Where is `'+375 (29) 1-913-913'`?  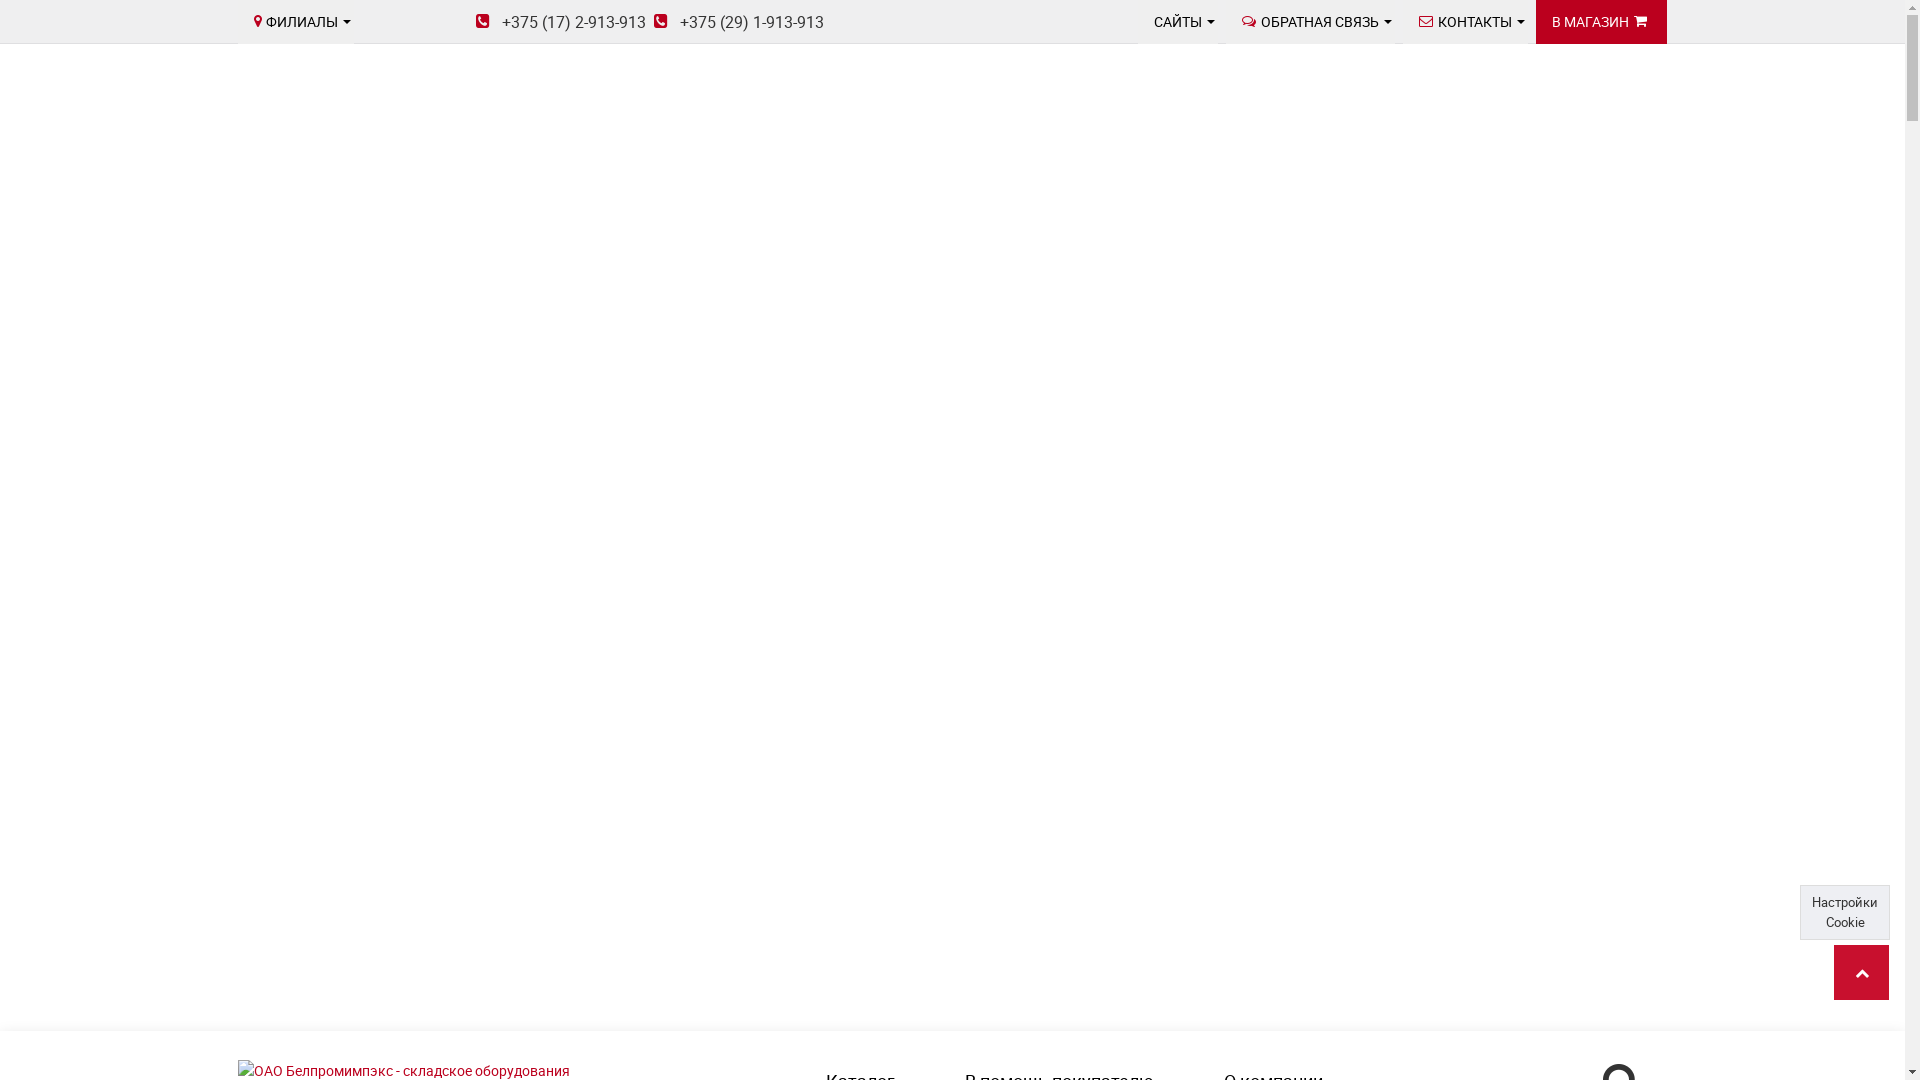 '+375 (29) 1-913-913' is located at coordinates (738, 22).